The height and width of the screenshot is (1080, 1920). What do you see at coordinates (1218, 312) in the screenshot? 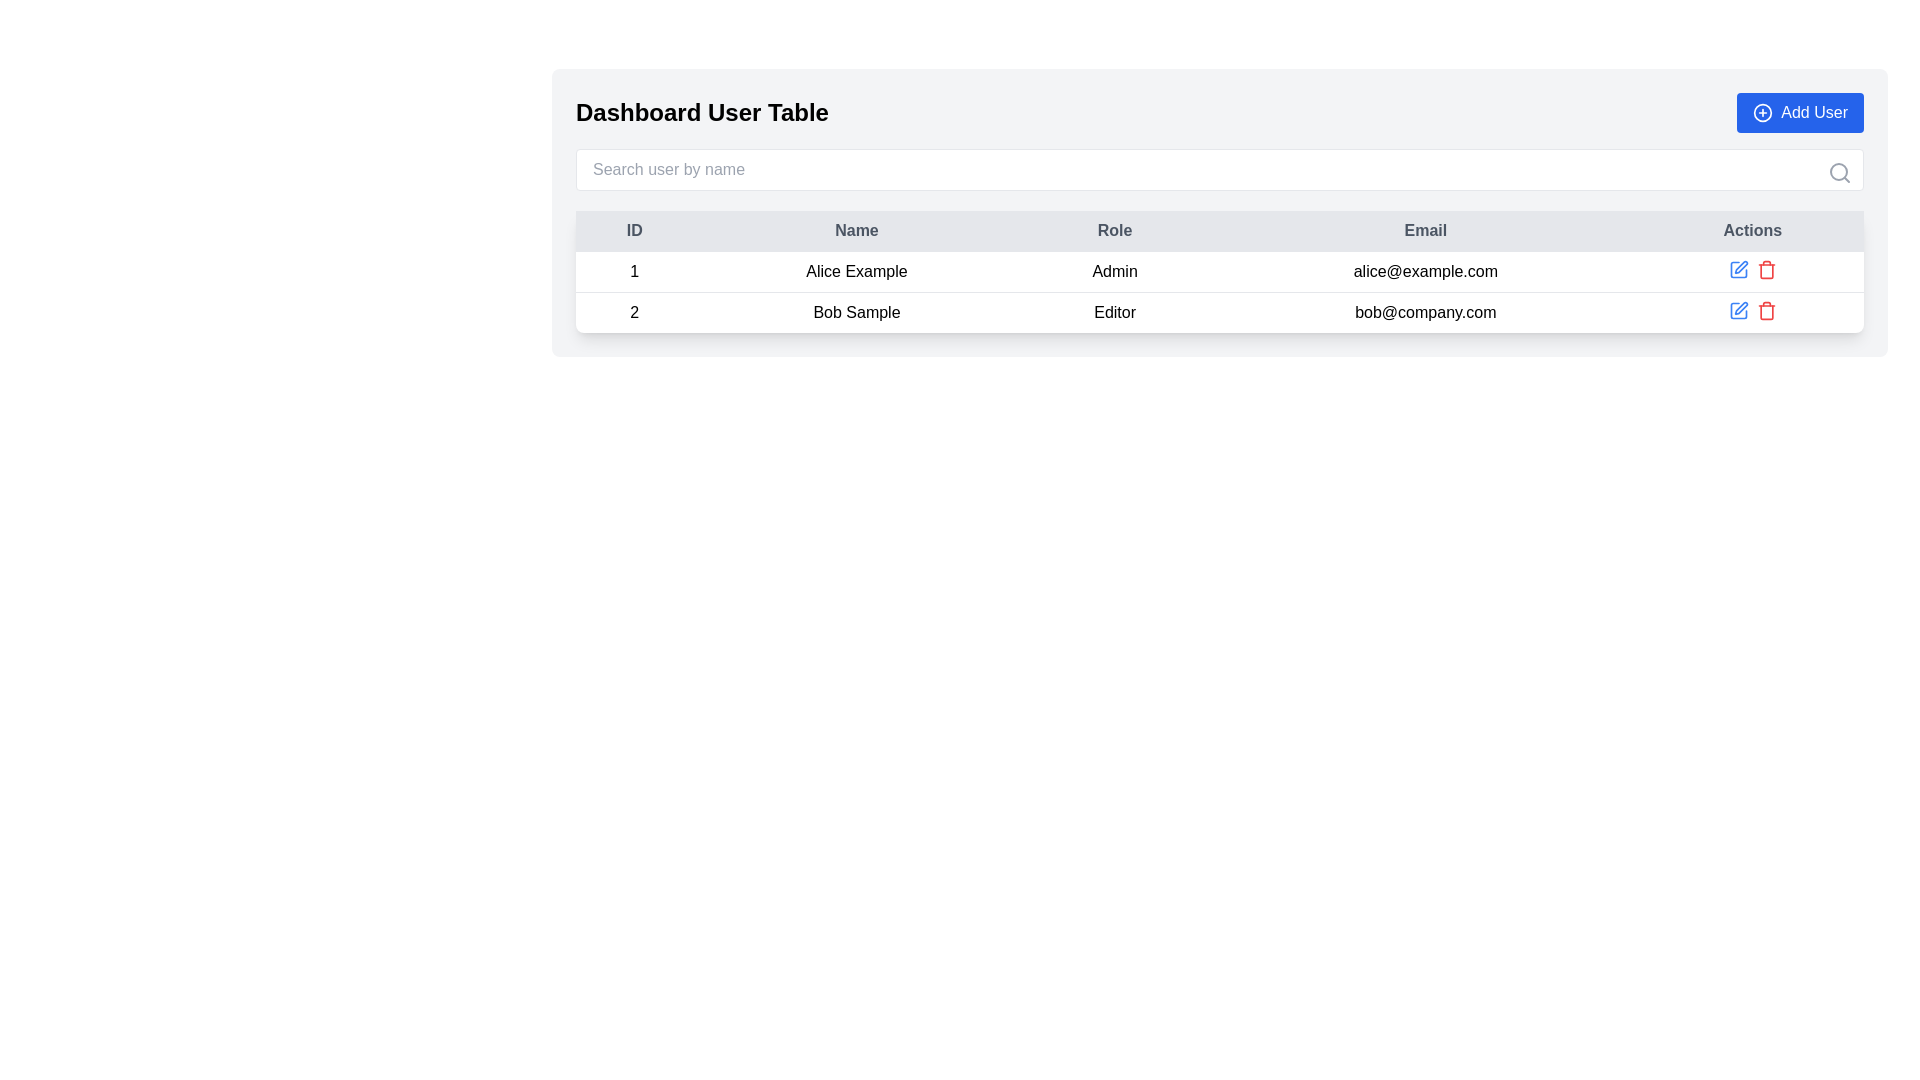
I see `the second row in the user information table that displays '2', 'Bob Sample', 'Editor', and 'bob@company.com'` at bounding box center [1218, 312].